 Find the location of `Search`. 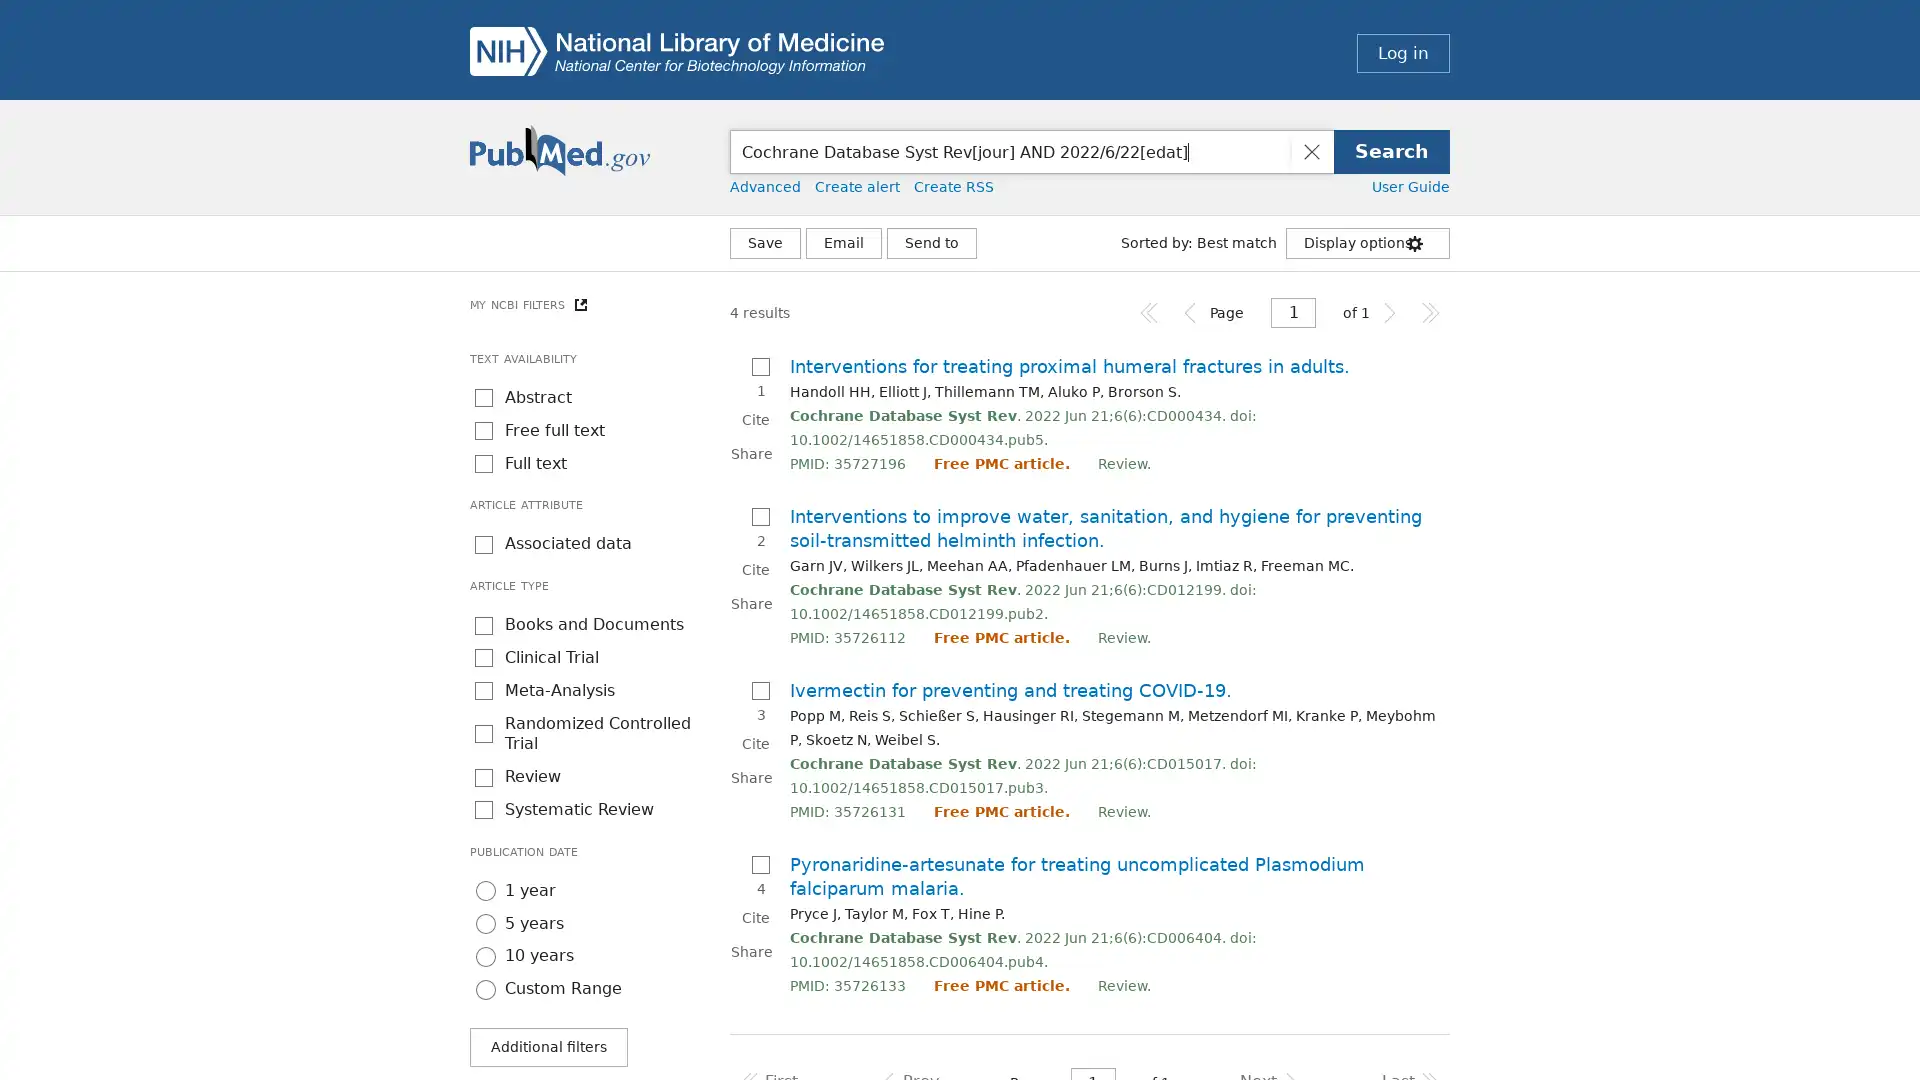

Search is located at coordinates (1391, 150).